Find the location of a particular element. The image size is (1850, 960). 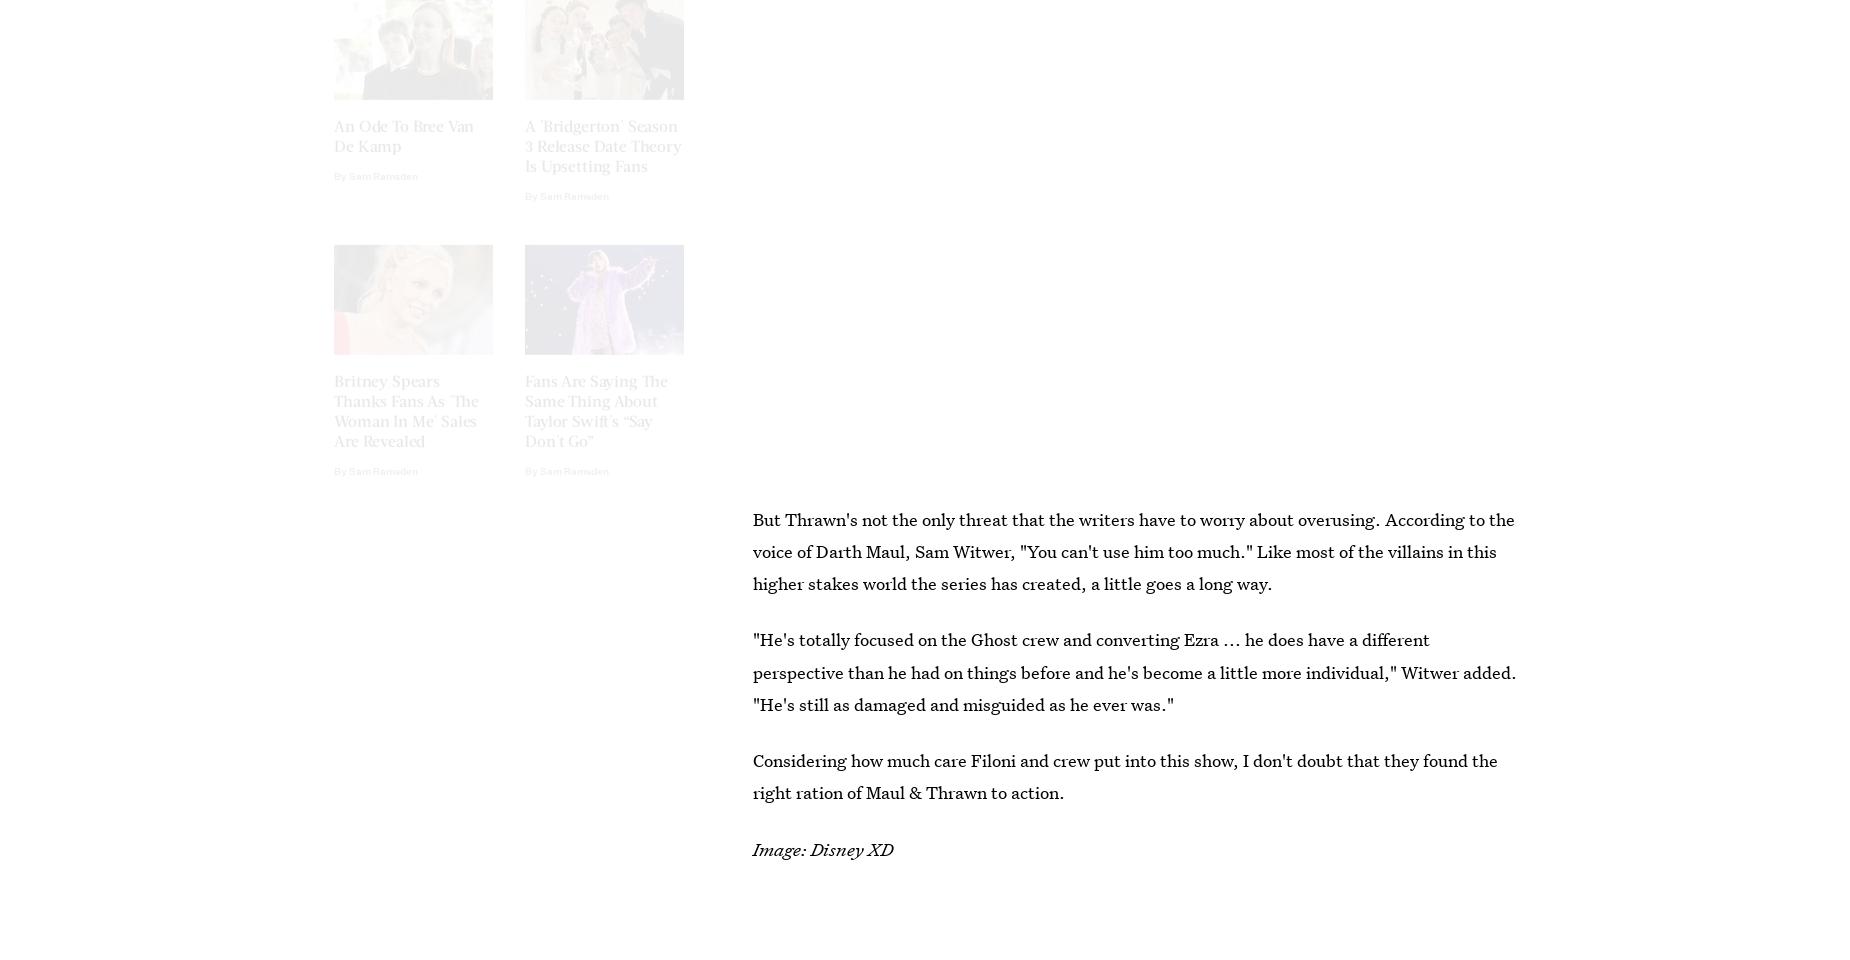

'Fans Are Saying The Same Thing About Taylor Swift's “Say Don't Go”' is located at coordinates (596, 428).